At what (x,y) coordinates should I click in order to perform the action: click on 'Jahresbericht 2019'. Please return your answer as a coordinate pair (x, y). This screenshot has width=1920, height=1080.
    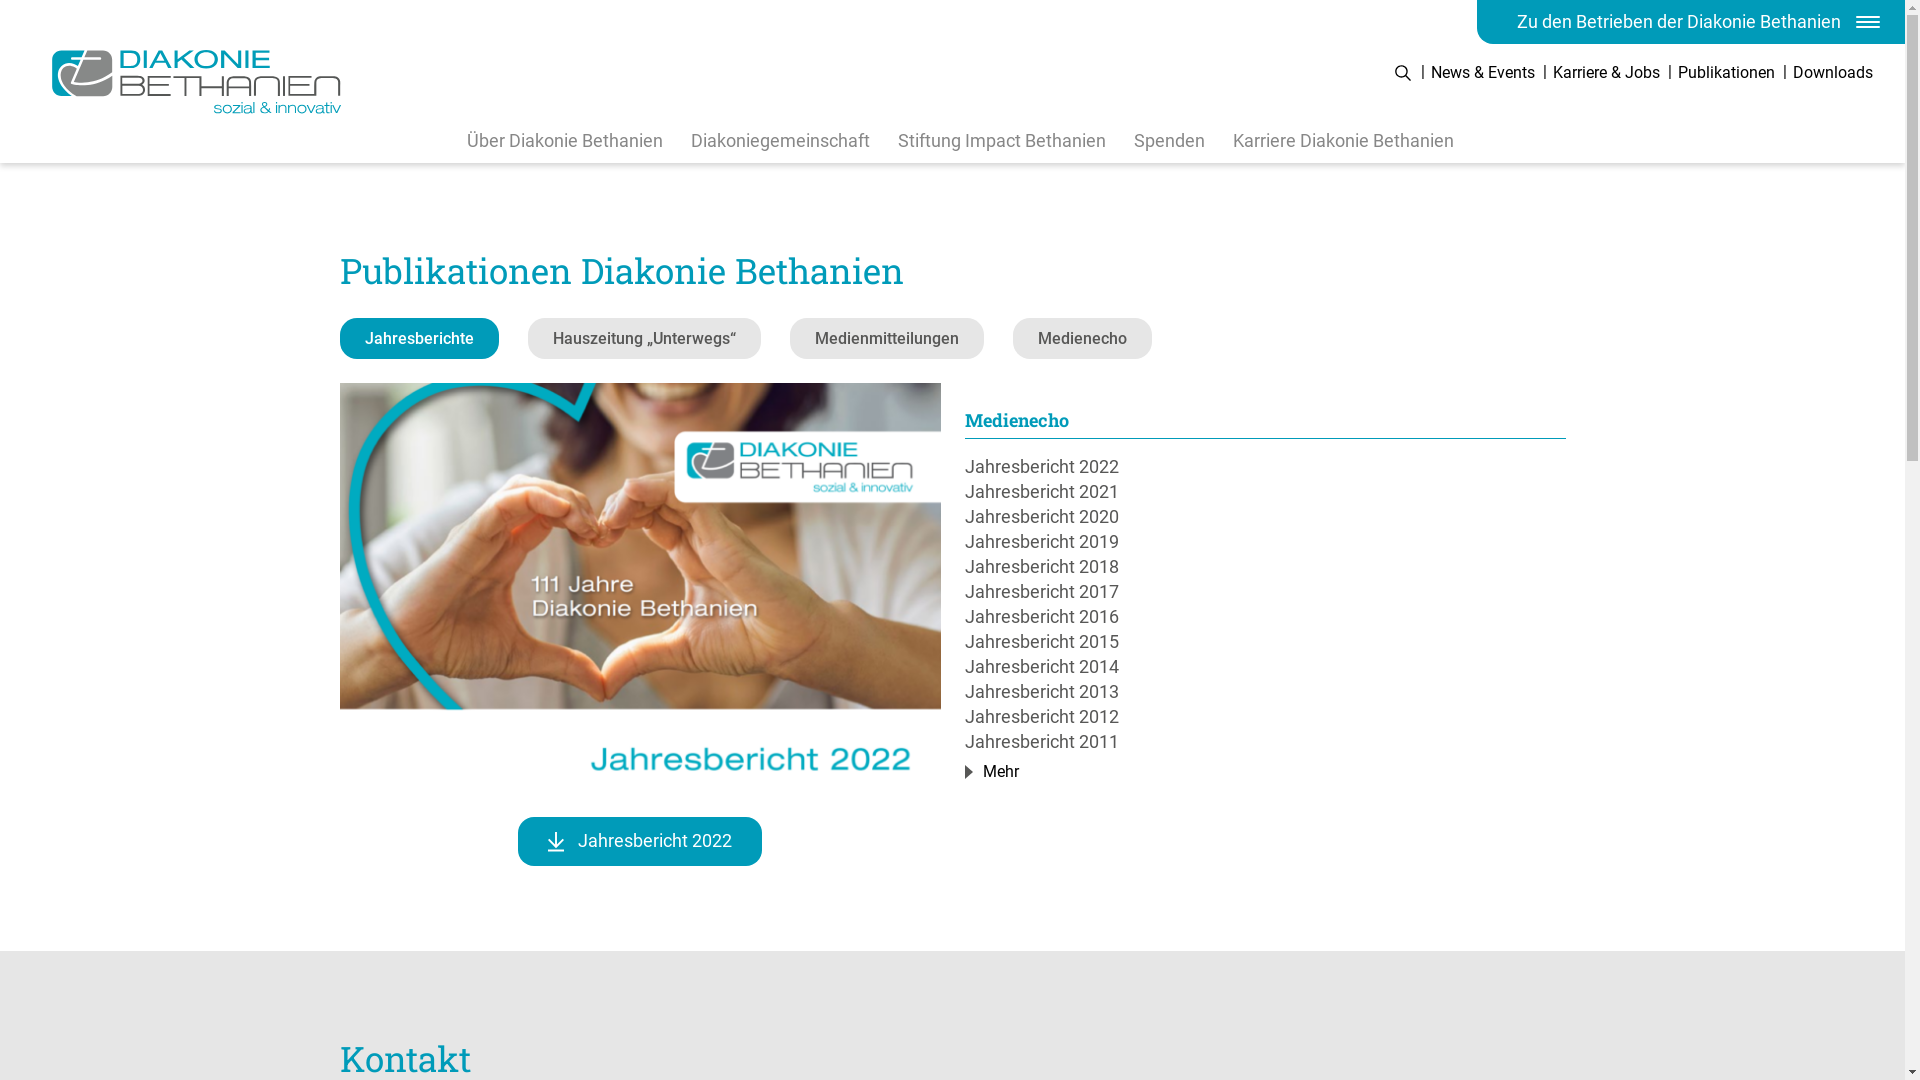
    Looking at the image, I should click on (1263, 541).